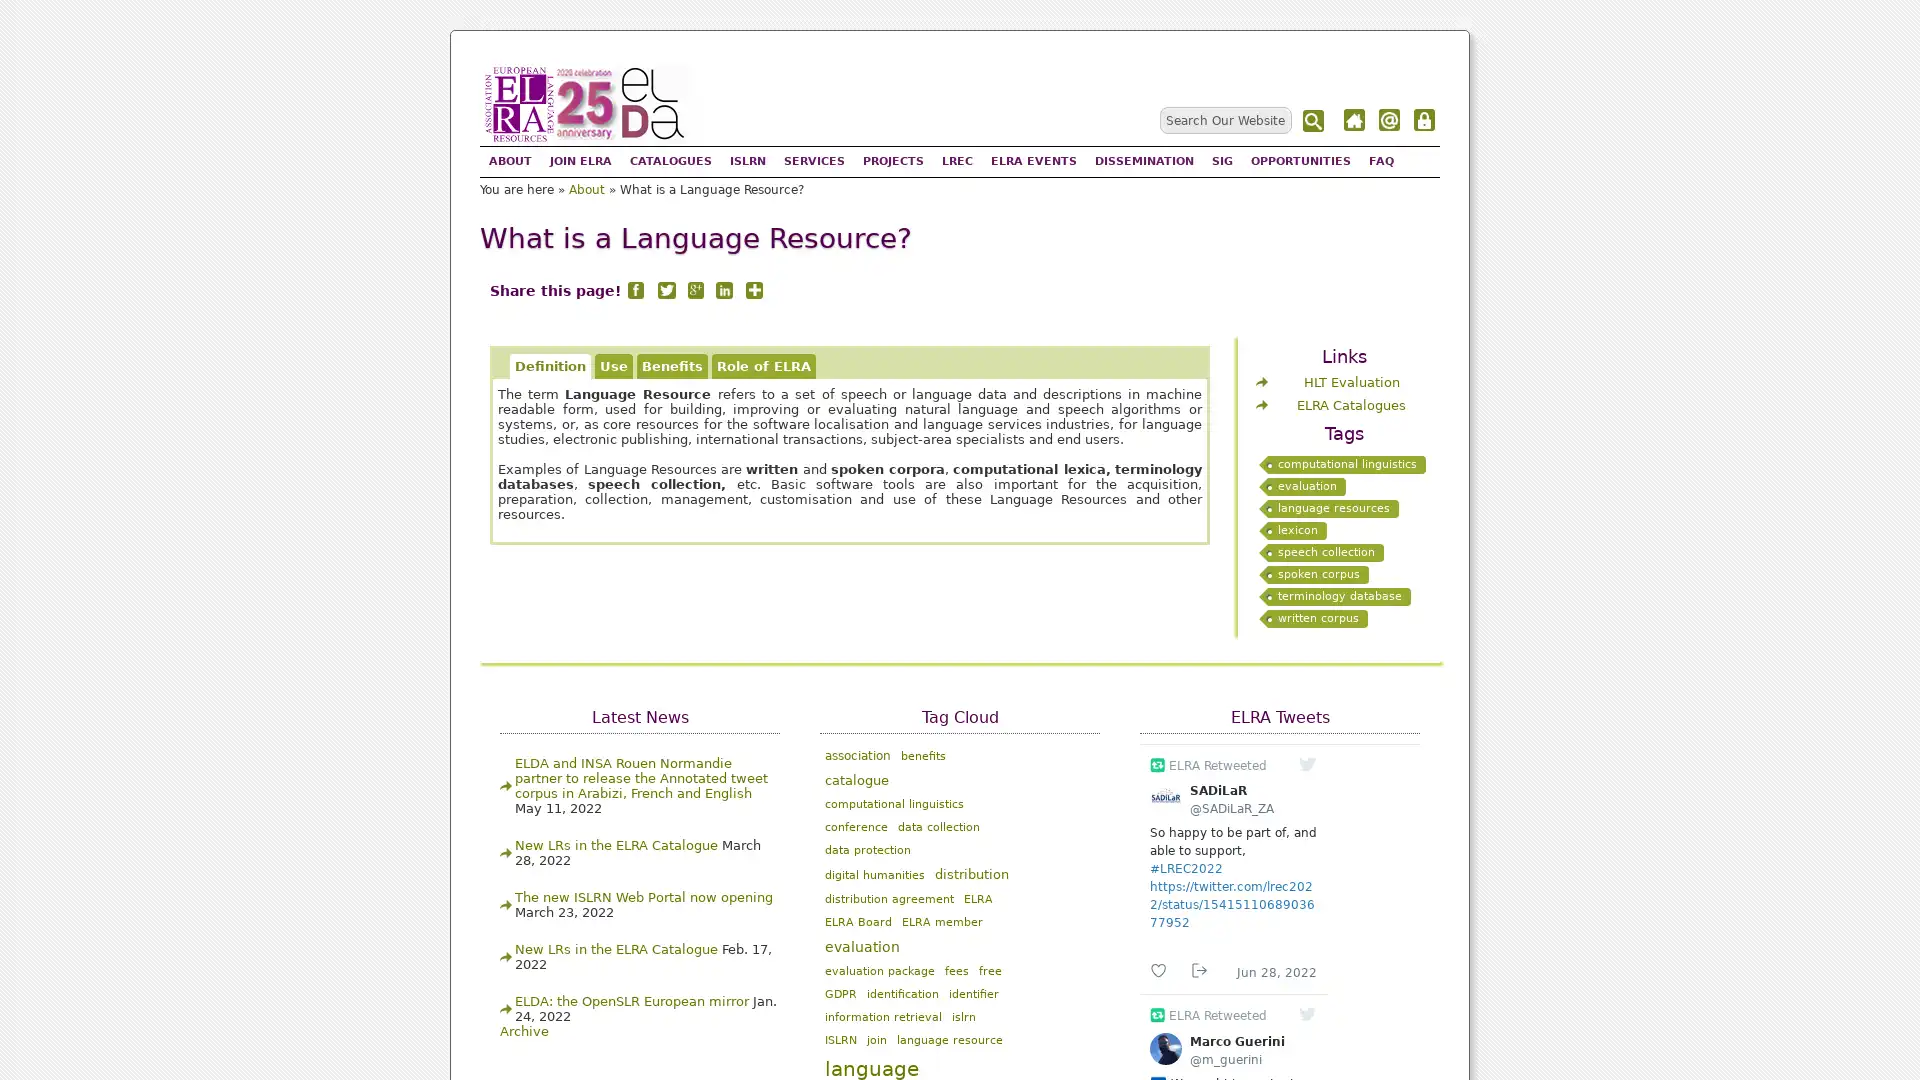  Describe the element at coordinates (1315, 121) in the screenshot. I see `search` at that location.